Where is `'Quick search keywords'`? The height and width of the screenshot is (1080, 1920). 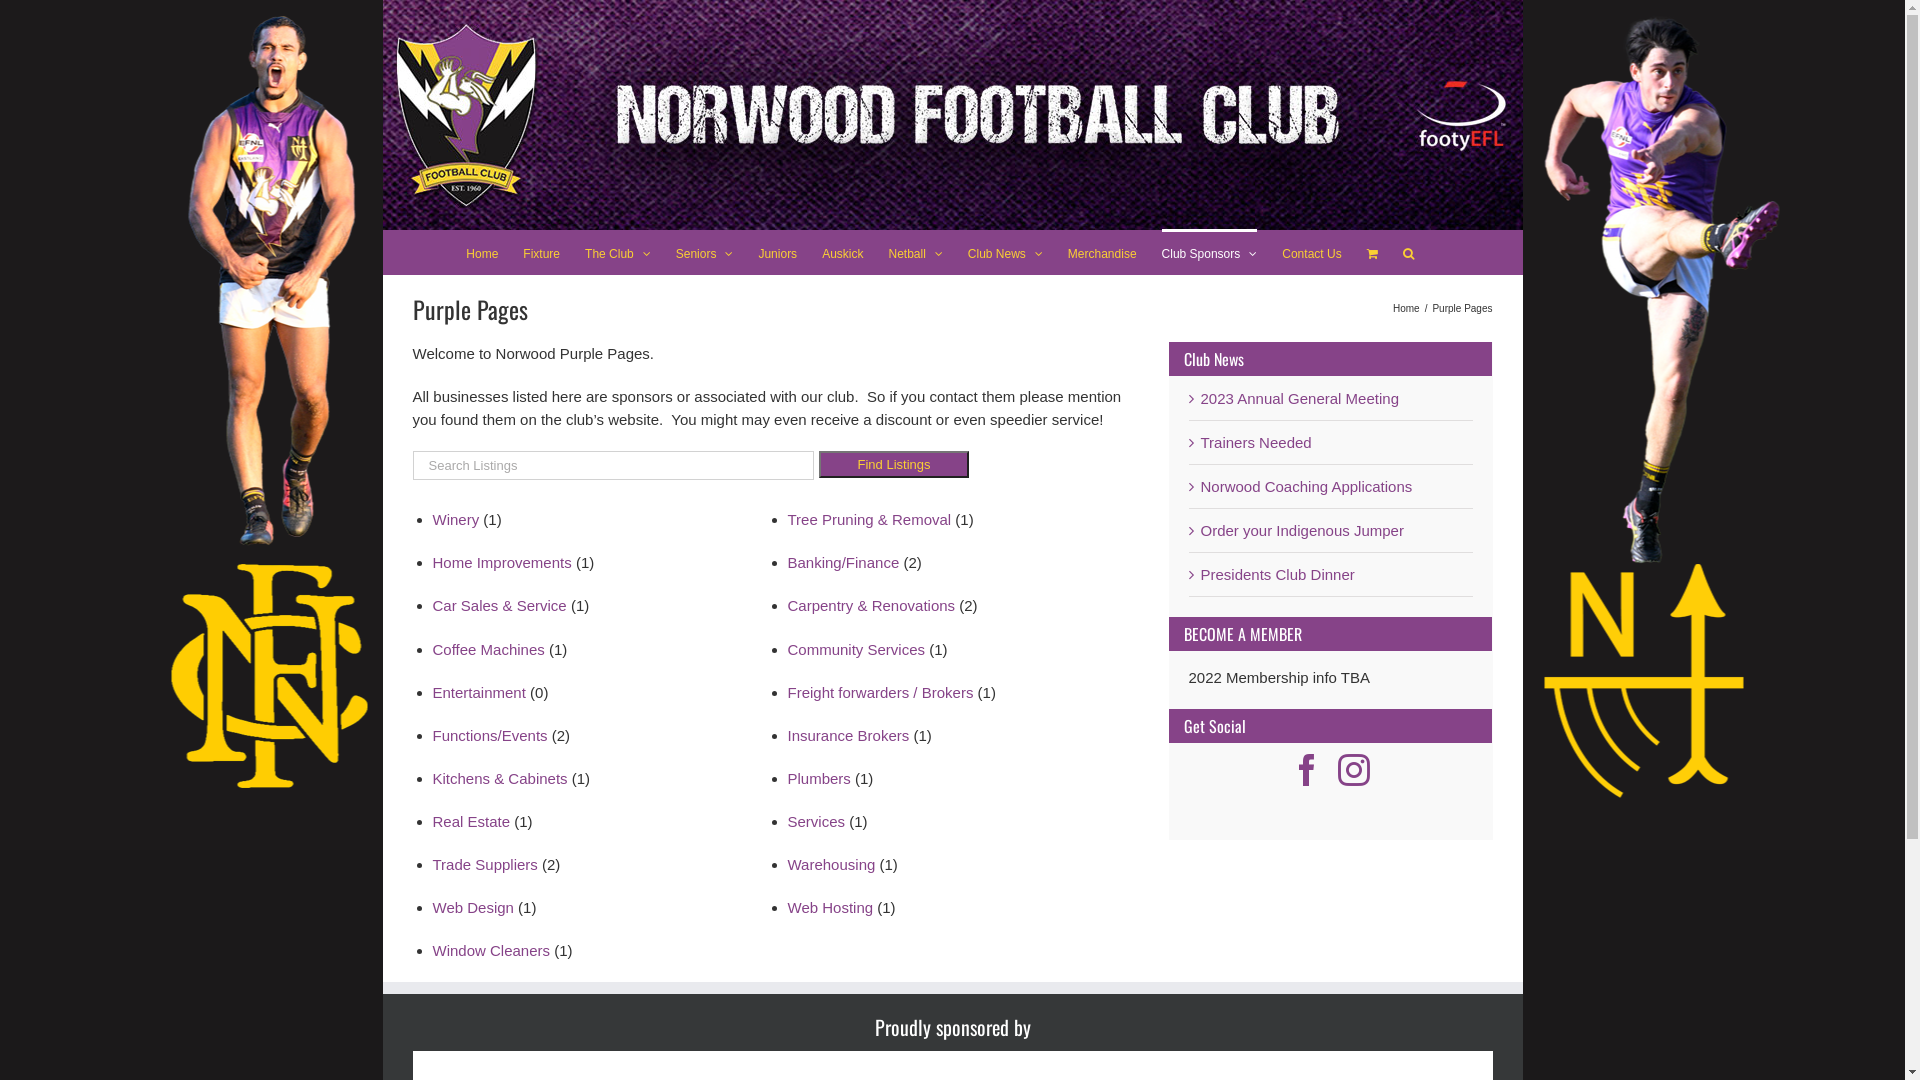 'Quick search keywords' is located at coordinates (612, 465).